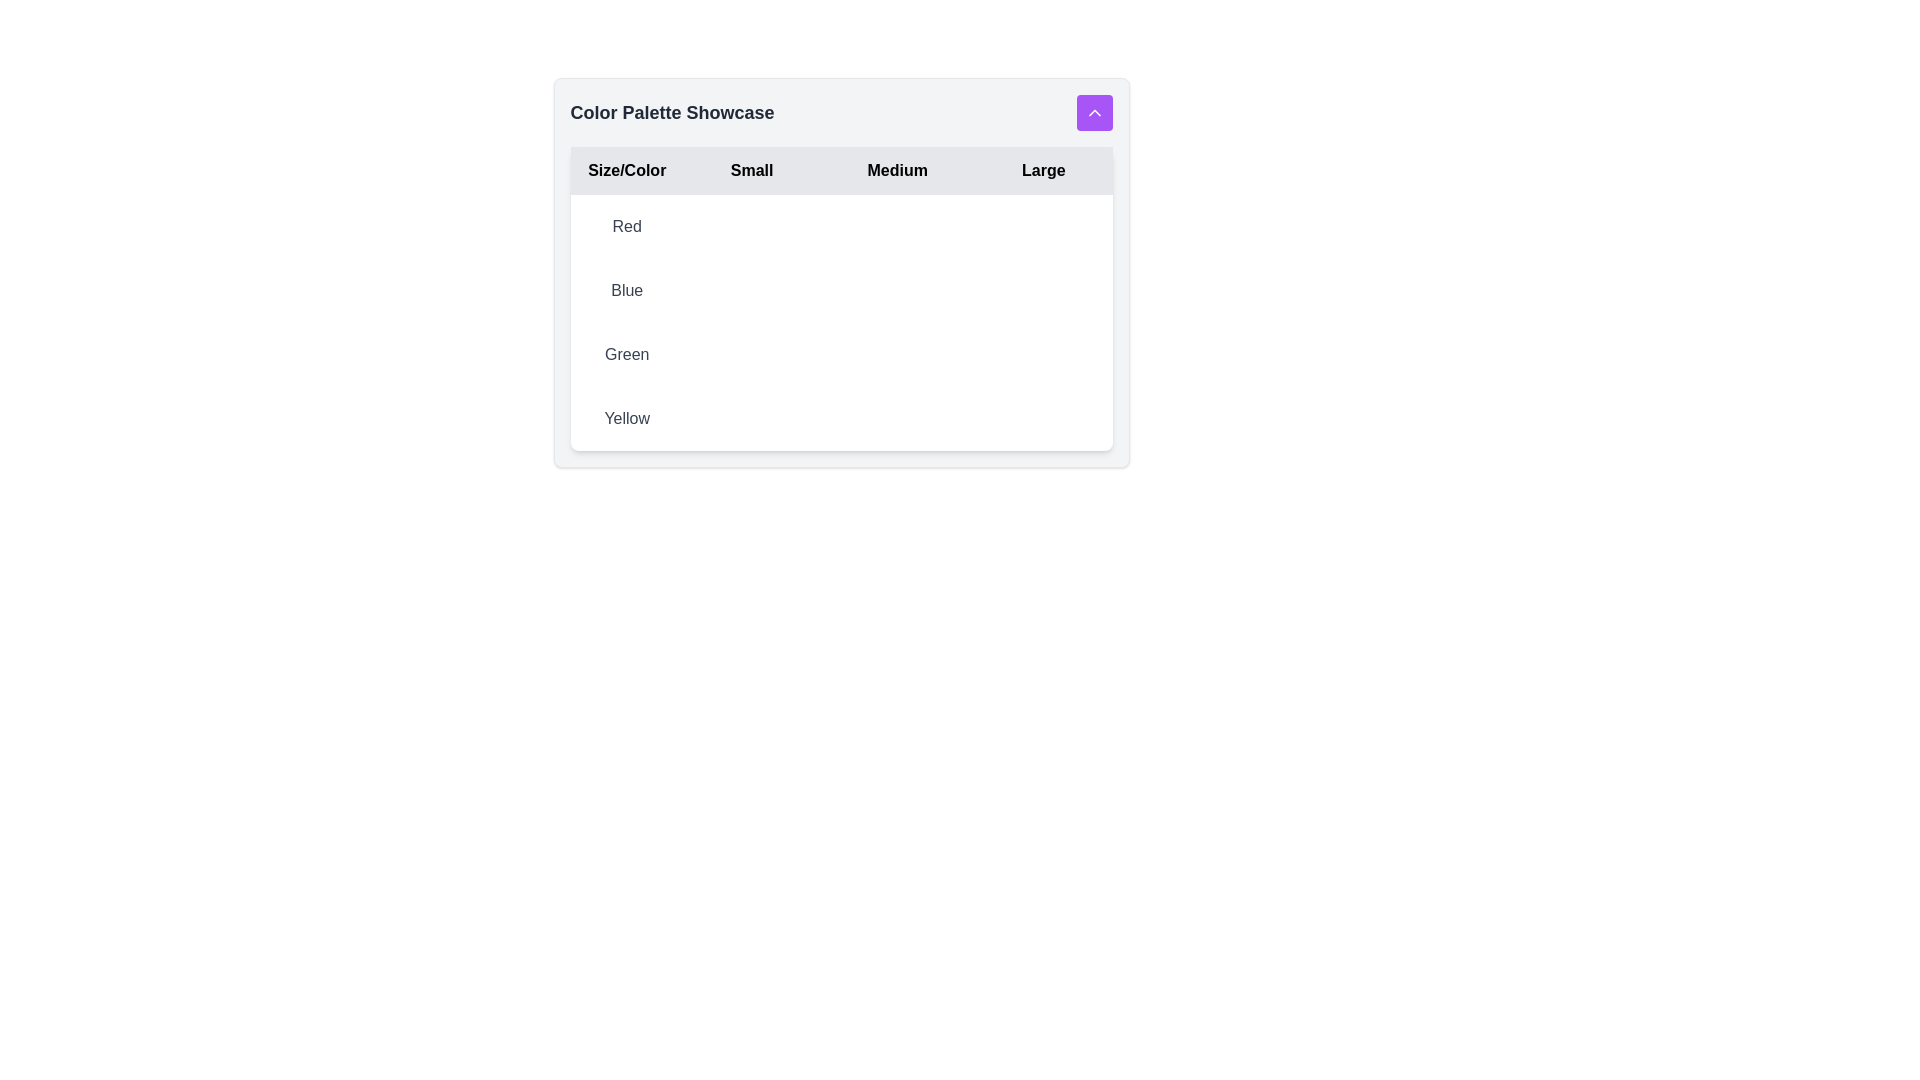  I want to click on the third row of the table labeled 'Green', which contains items of varying sizes and is located between the 'Blue' and 'Yellow' rows, so click(841, 353).